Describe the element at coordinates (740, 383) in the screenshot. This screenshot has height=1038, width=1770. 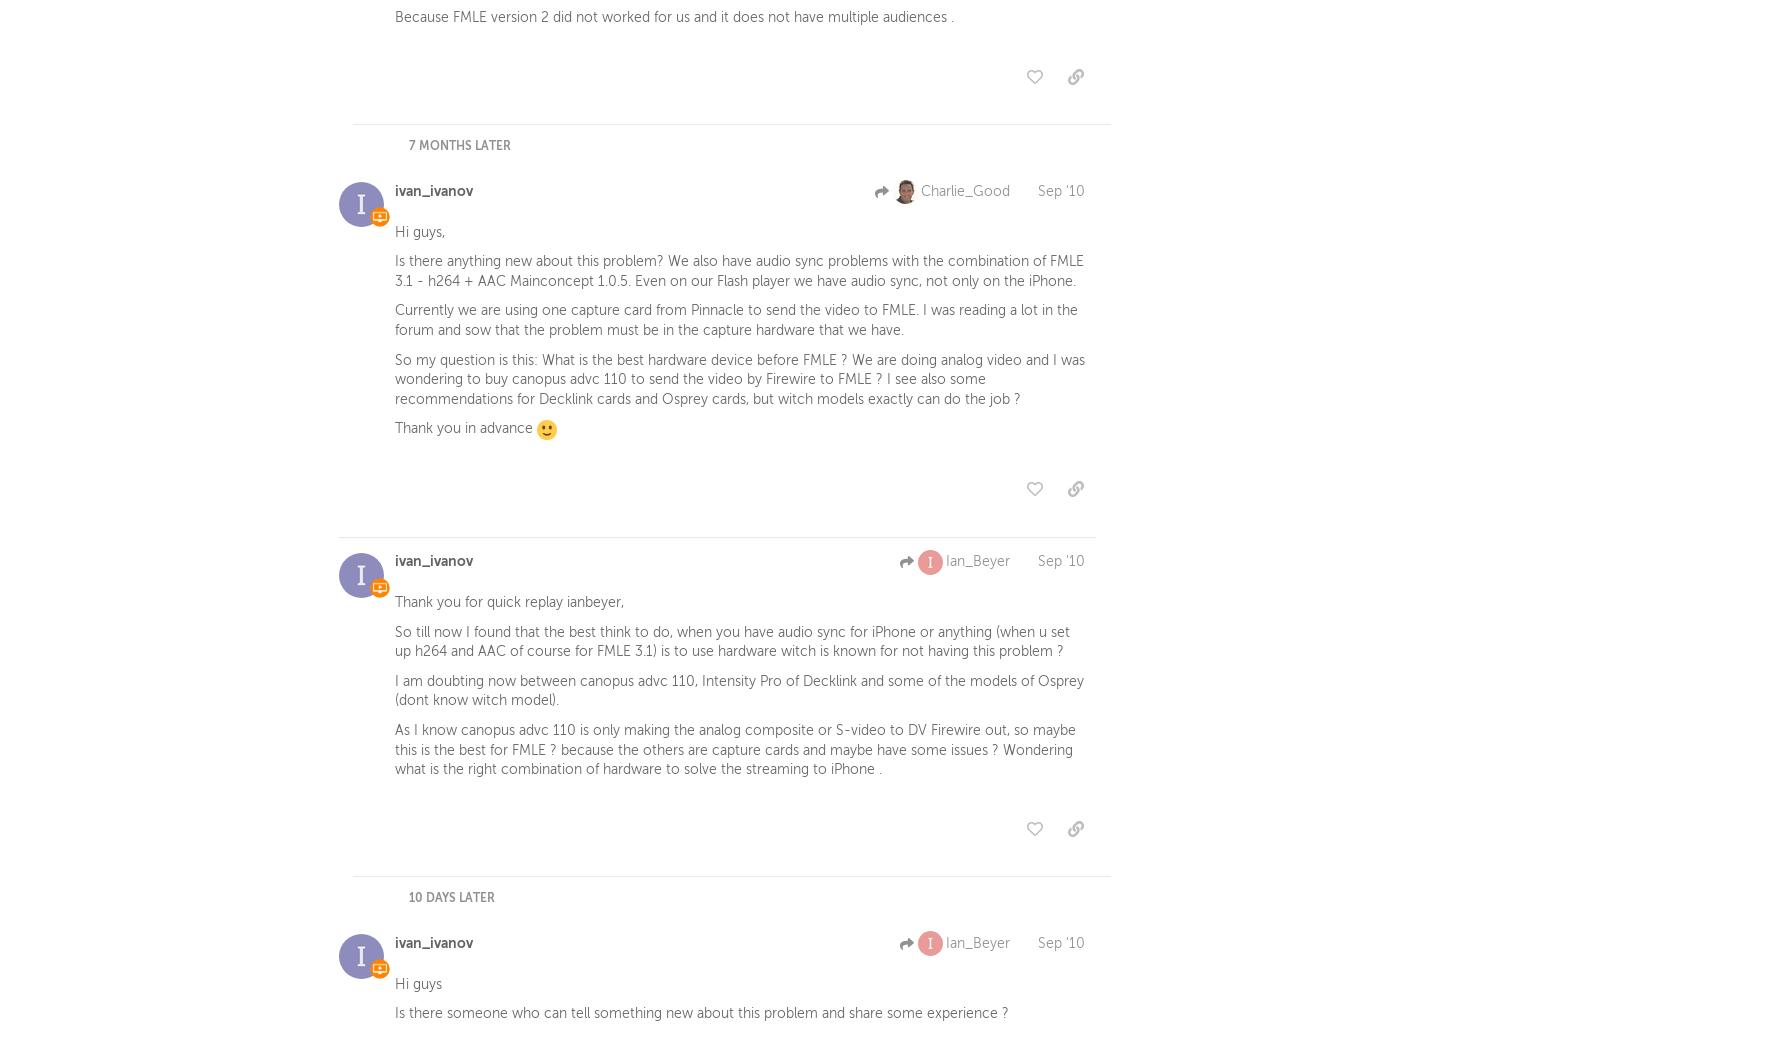
I see `'So my question is this: What is the best hardware device before FMLE ? We are doing analog video and I was wondering to buy canopus advc 110 to send the video by Firewire to FMLE ? I see also some recommendations for Decklink cards and Osprey cards, but witch models exactly can do the job ?'` at that location.